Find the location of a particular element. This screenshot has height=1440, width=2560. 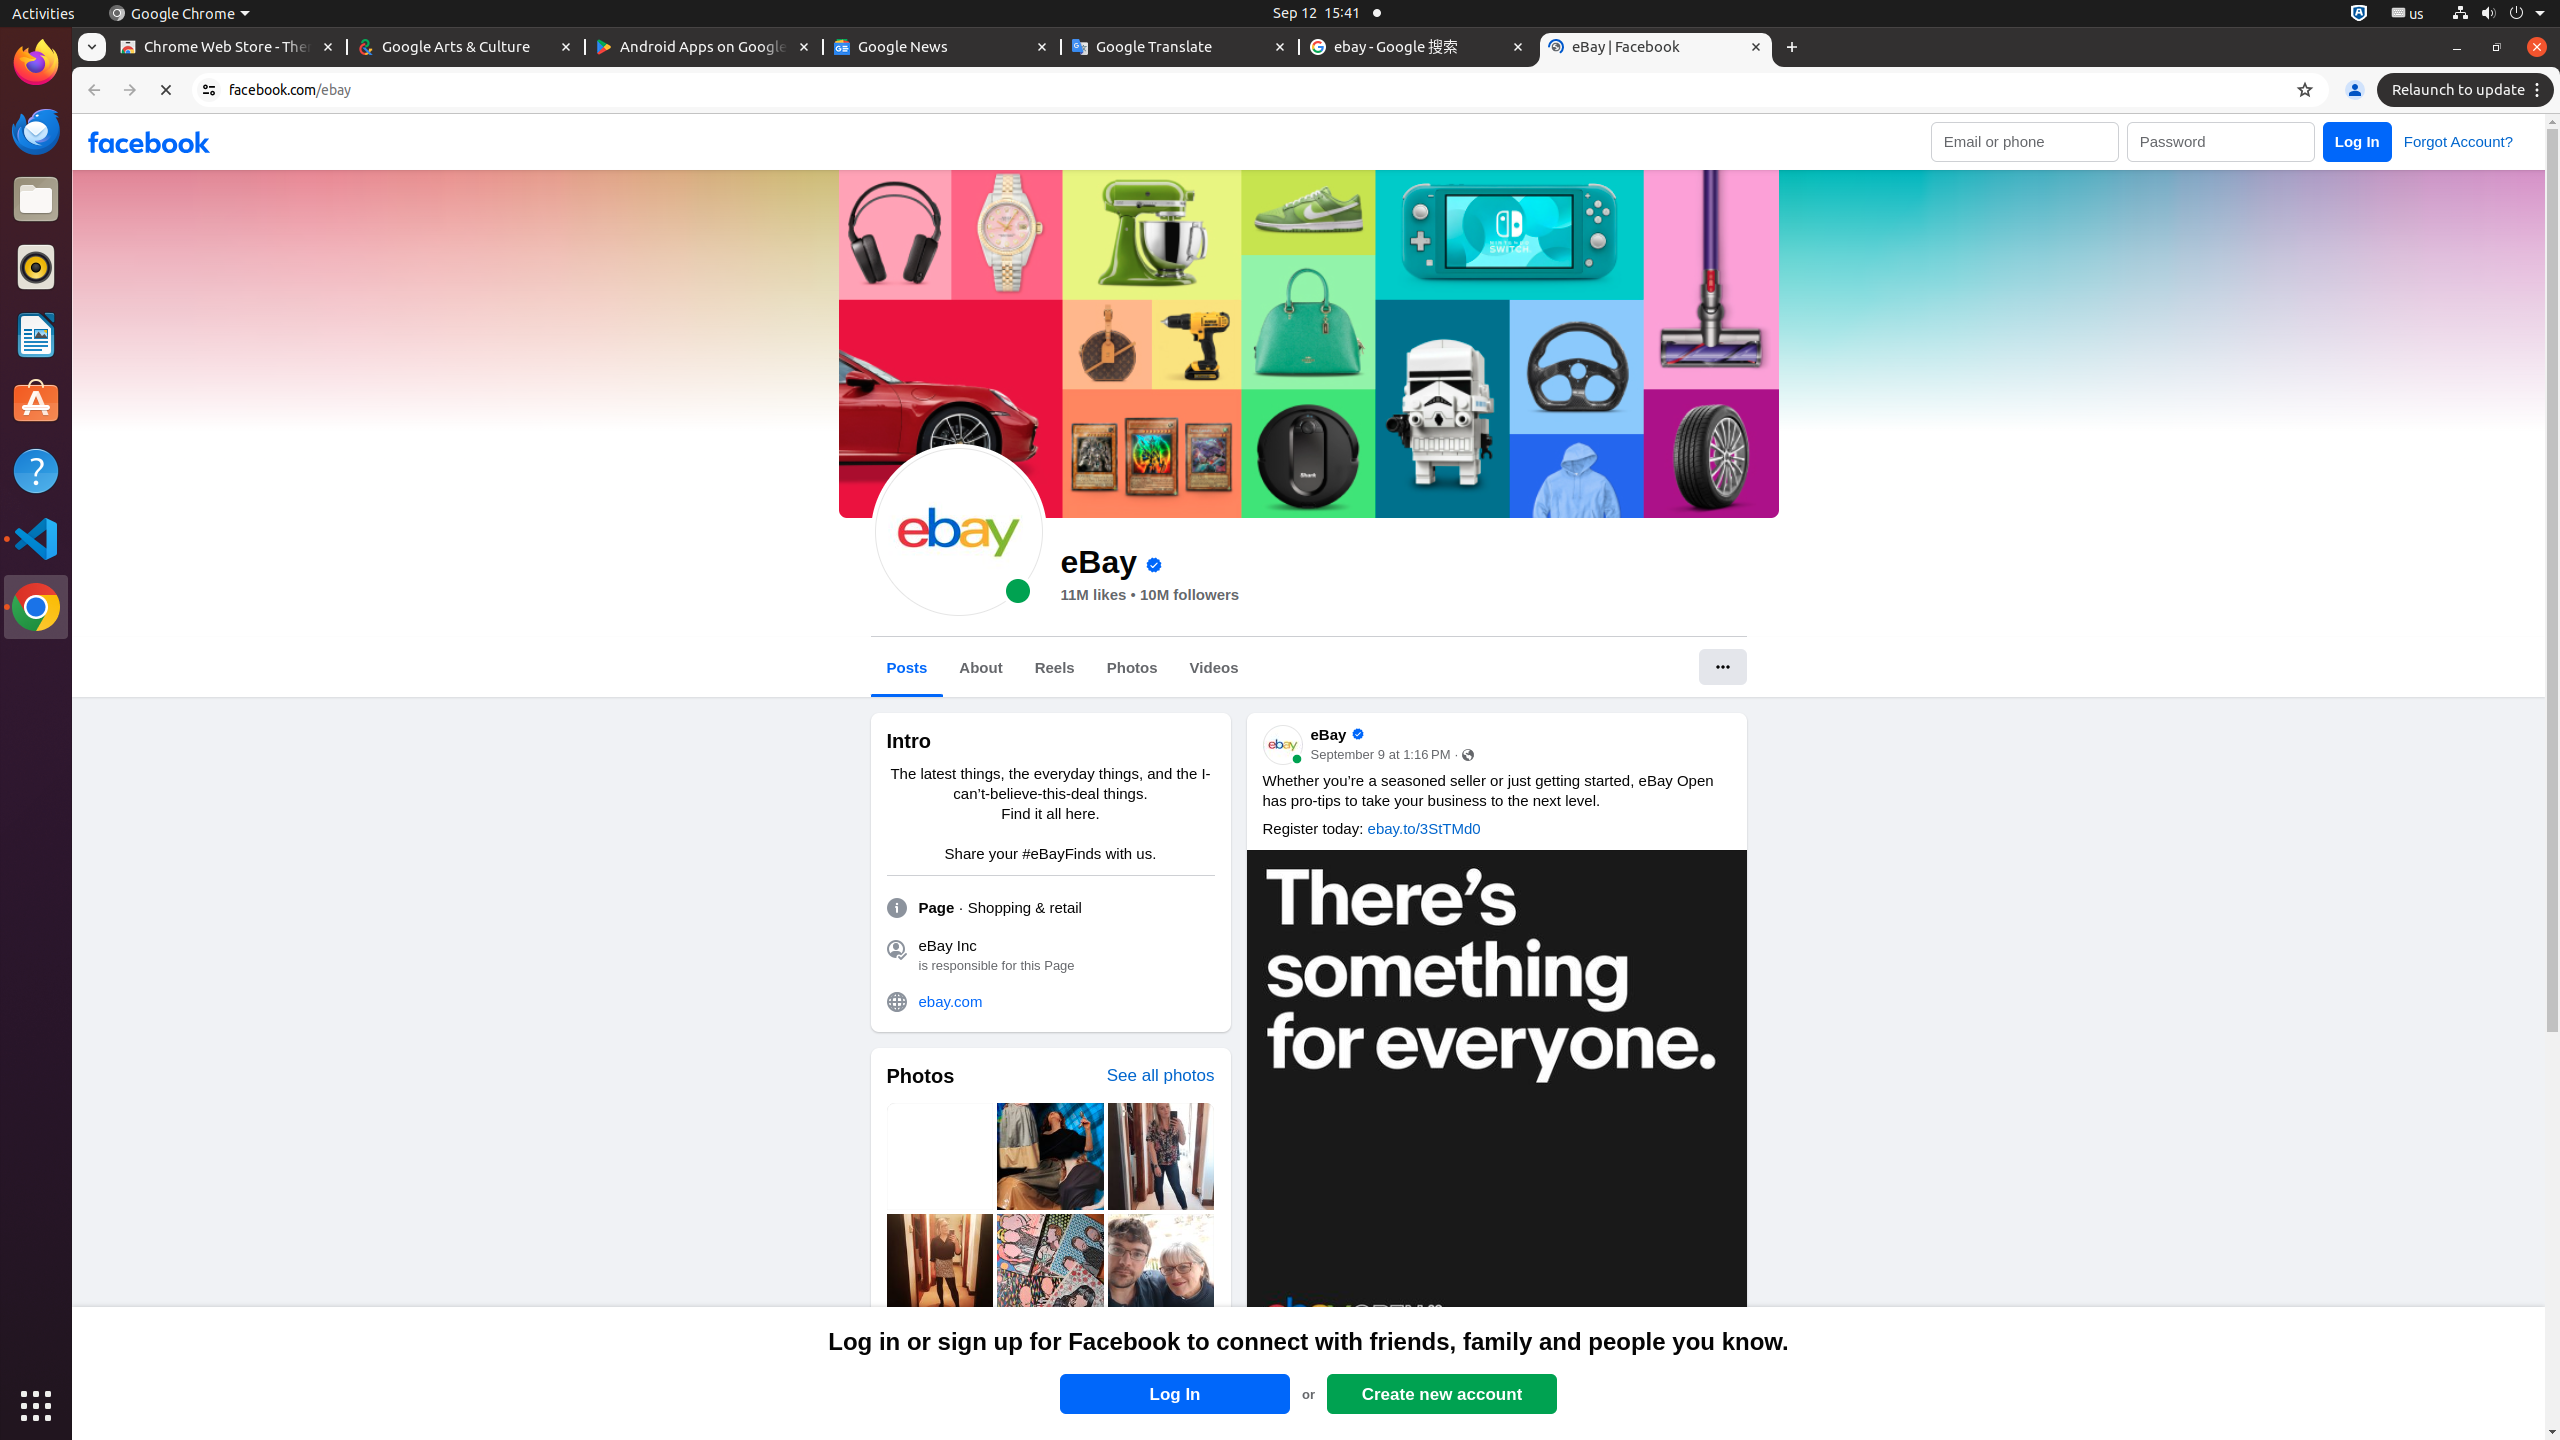

'10M followers' is located at coordinates (1189, 594).